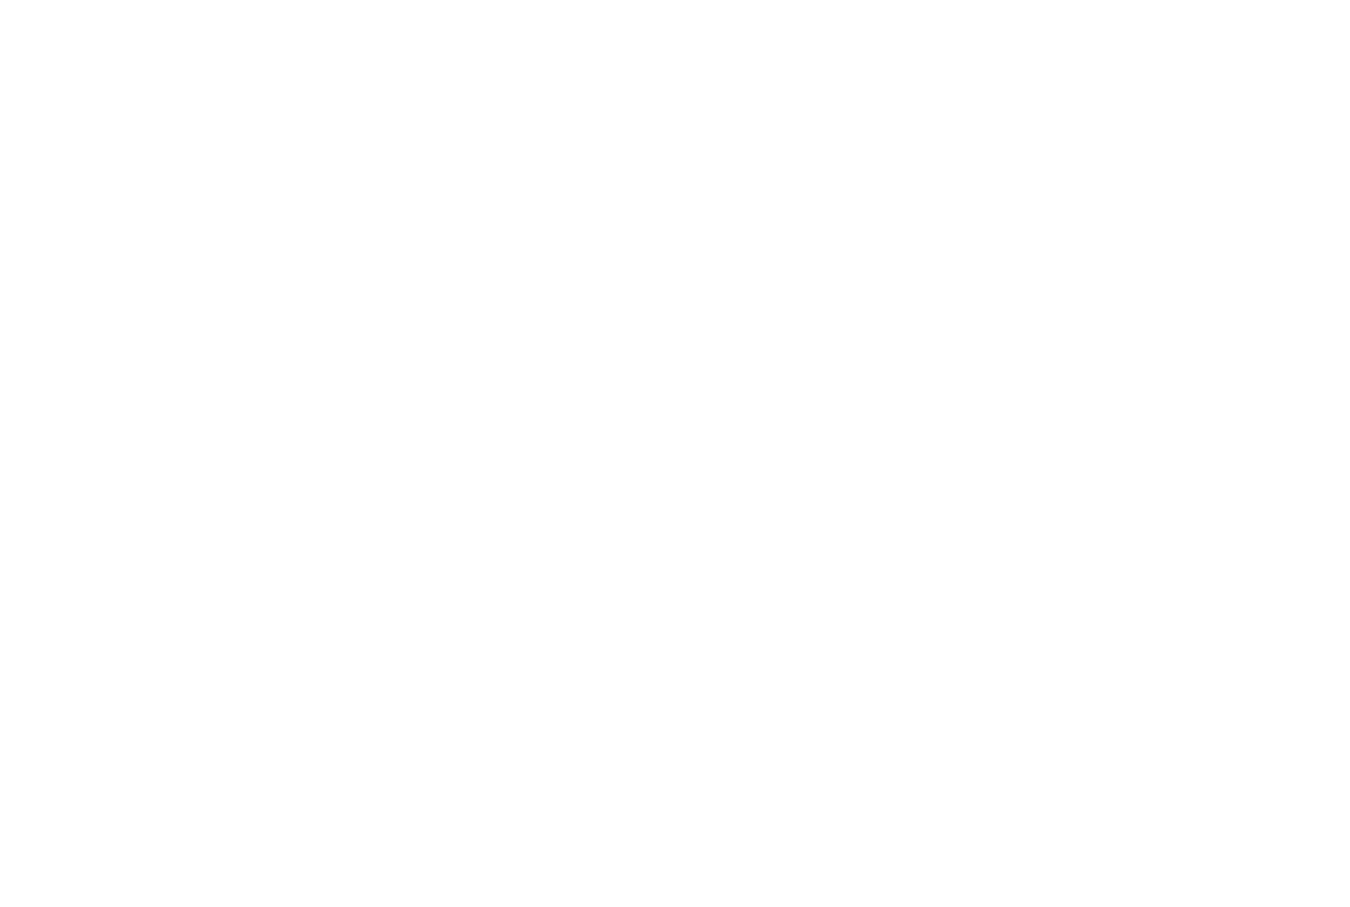 The width and height of the screenshot is (1350, 907). What do you see at coordinates (1233, 149) in the screenshot?
I see `'Sign up'` at bounding box center [1233, 149].